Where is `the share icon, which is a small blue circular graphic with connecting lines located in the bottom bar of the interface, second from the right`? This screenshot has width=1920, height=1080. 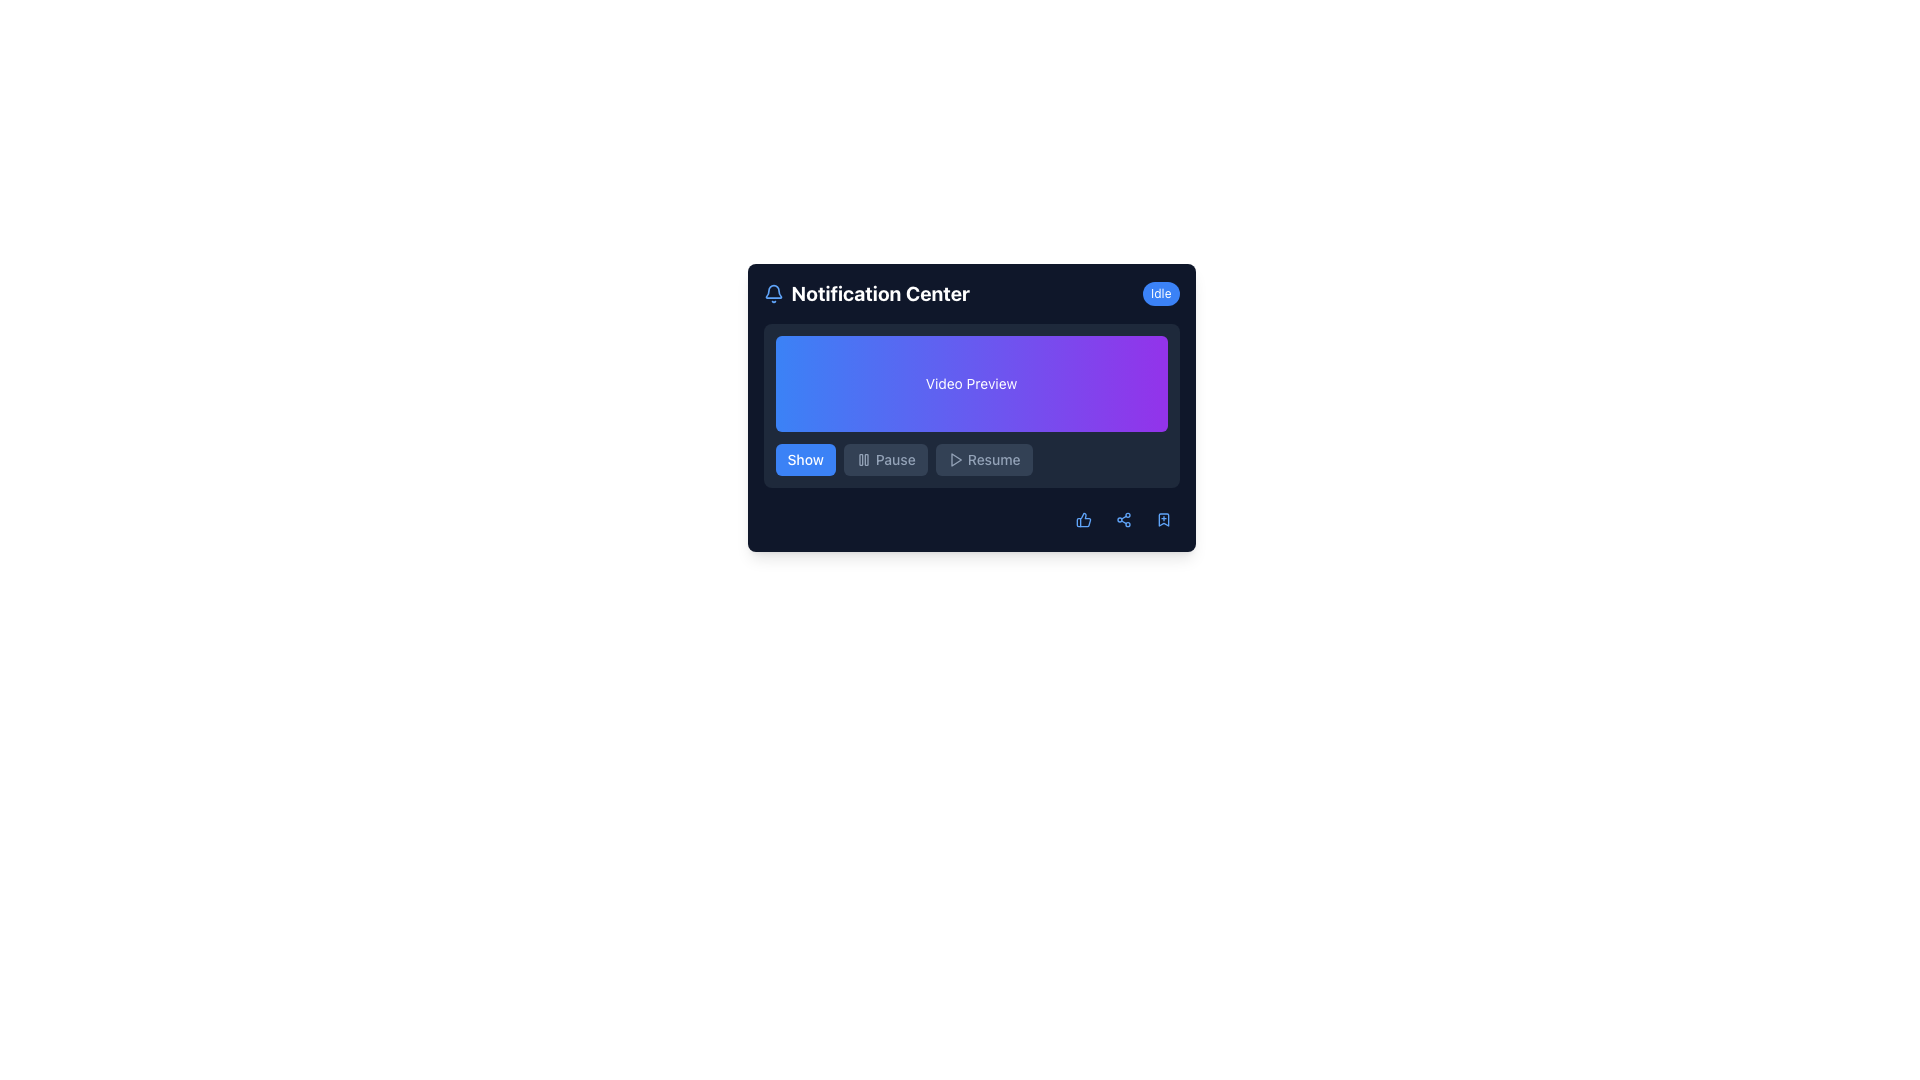
the share icon, which is a small blue circular graphic with connecting lines located in the bottom bar of the interface, second from the right is located at coordinates (1123, 519).